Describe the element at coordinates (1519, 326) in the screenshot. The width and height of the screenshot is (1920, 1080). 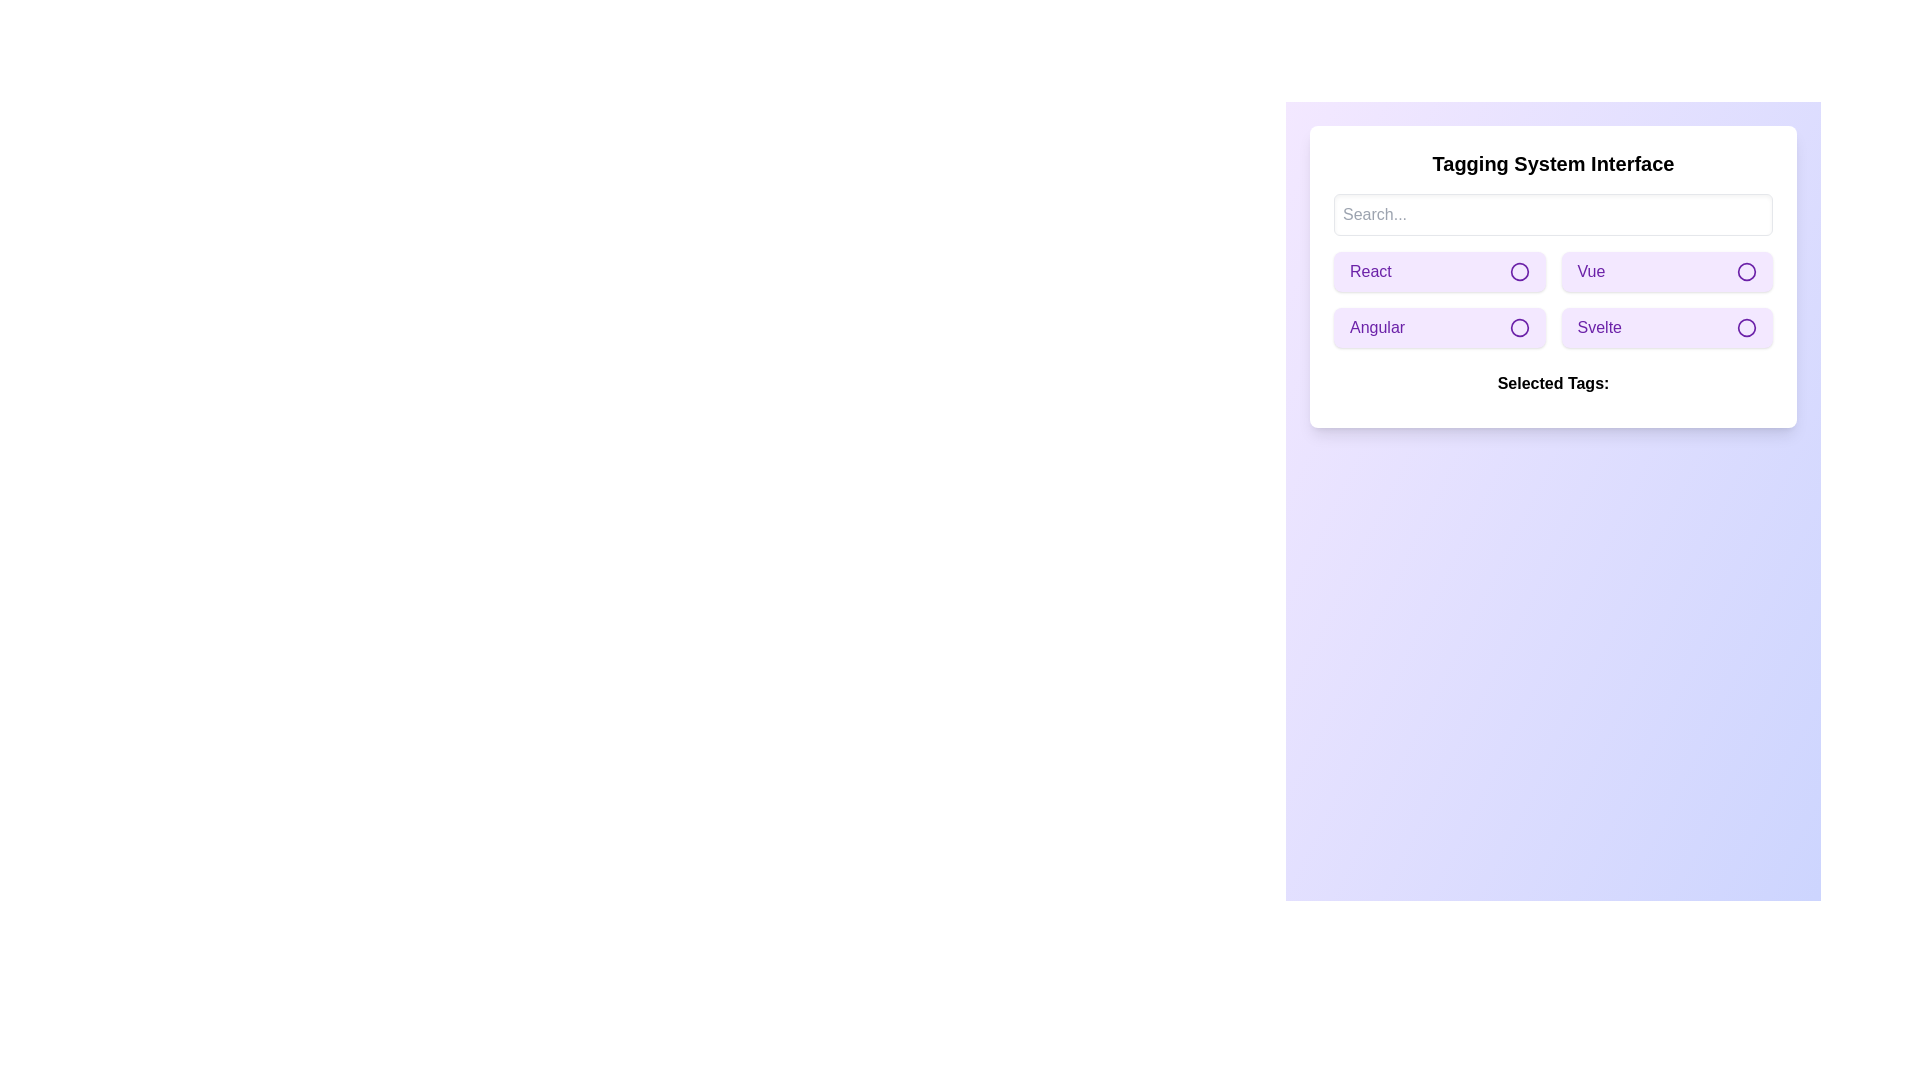
I see `the circular icon button with a hollow center and purple stroke` at that location.